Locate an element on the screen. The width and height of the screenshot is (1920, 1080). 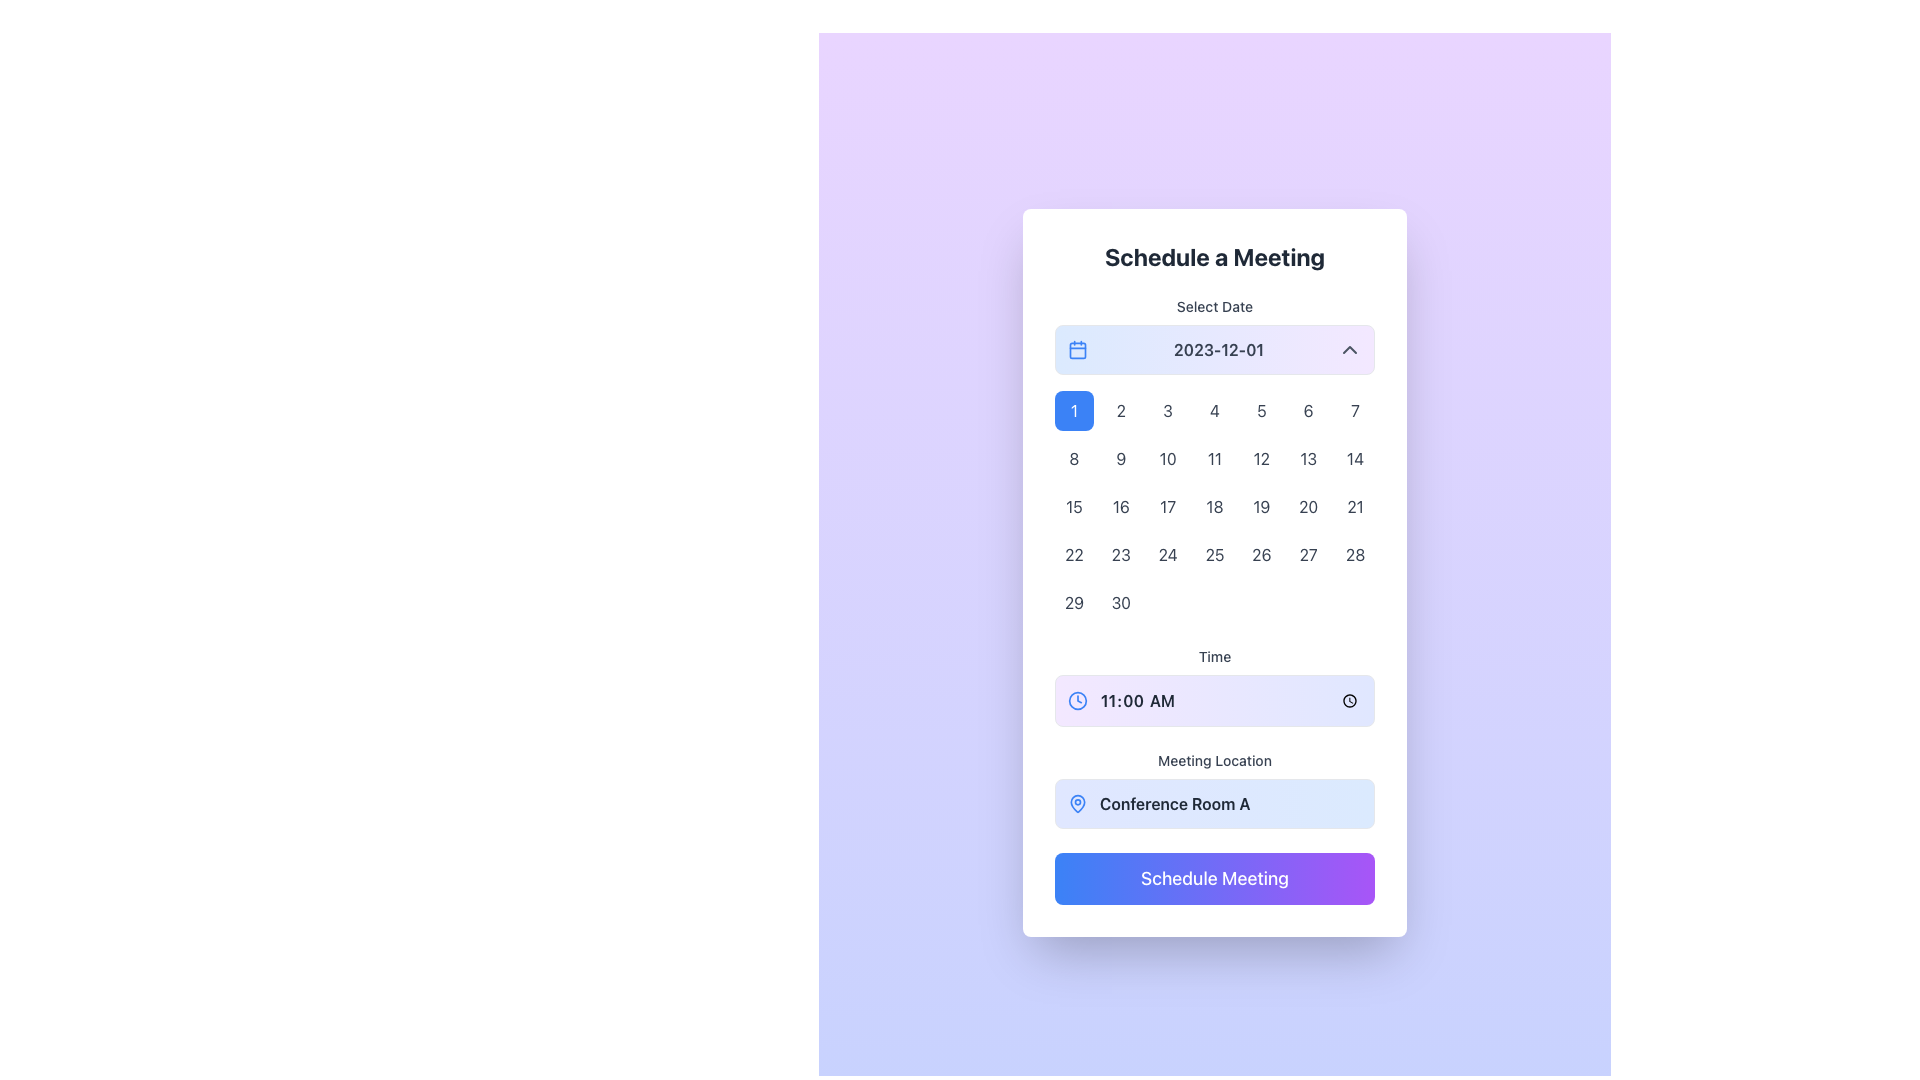
the calendar icon, which is blue and features a minimalist design with a square outline, located to the left of the date '2023-12-01' at the top section of the interface is located at coordinates (1077, 349).